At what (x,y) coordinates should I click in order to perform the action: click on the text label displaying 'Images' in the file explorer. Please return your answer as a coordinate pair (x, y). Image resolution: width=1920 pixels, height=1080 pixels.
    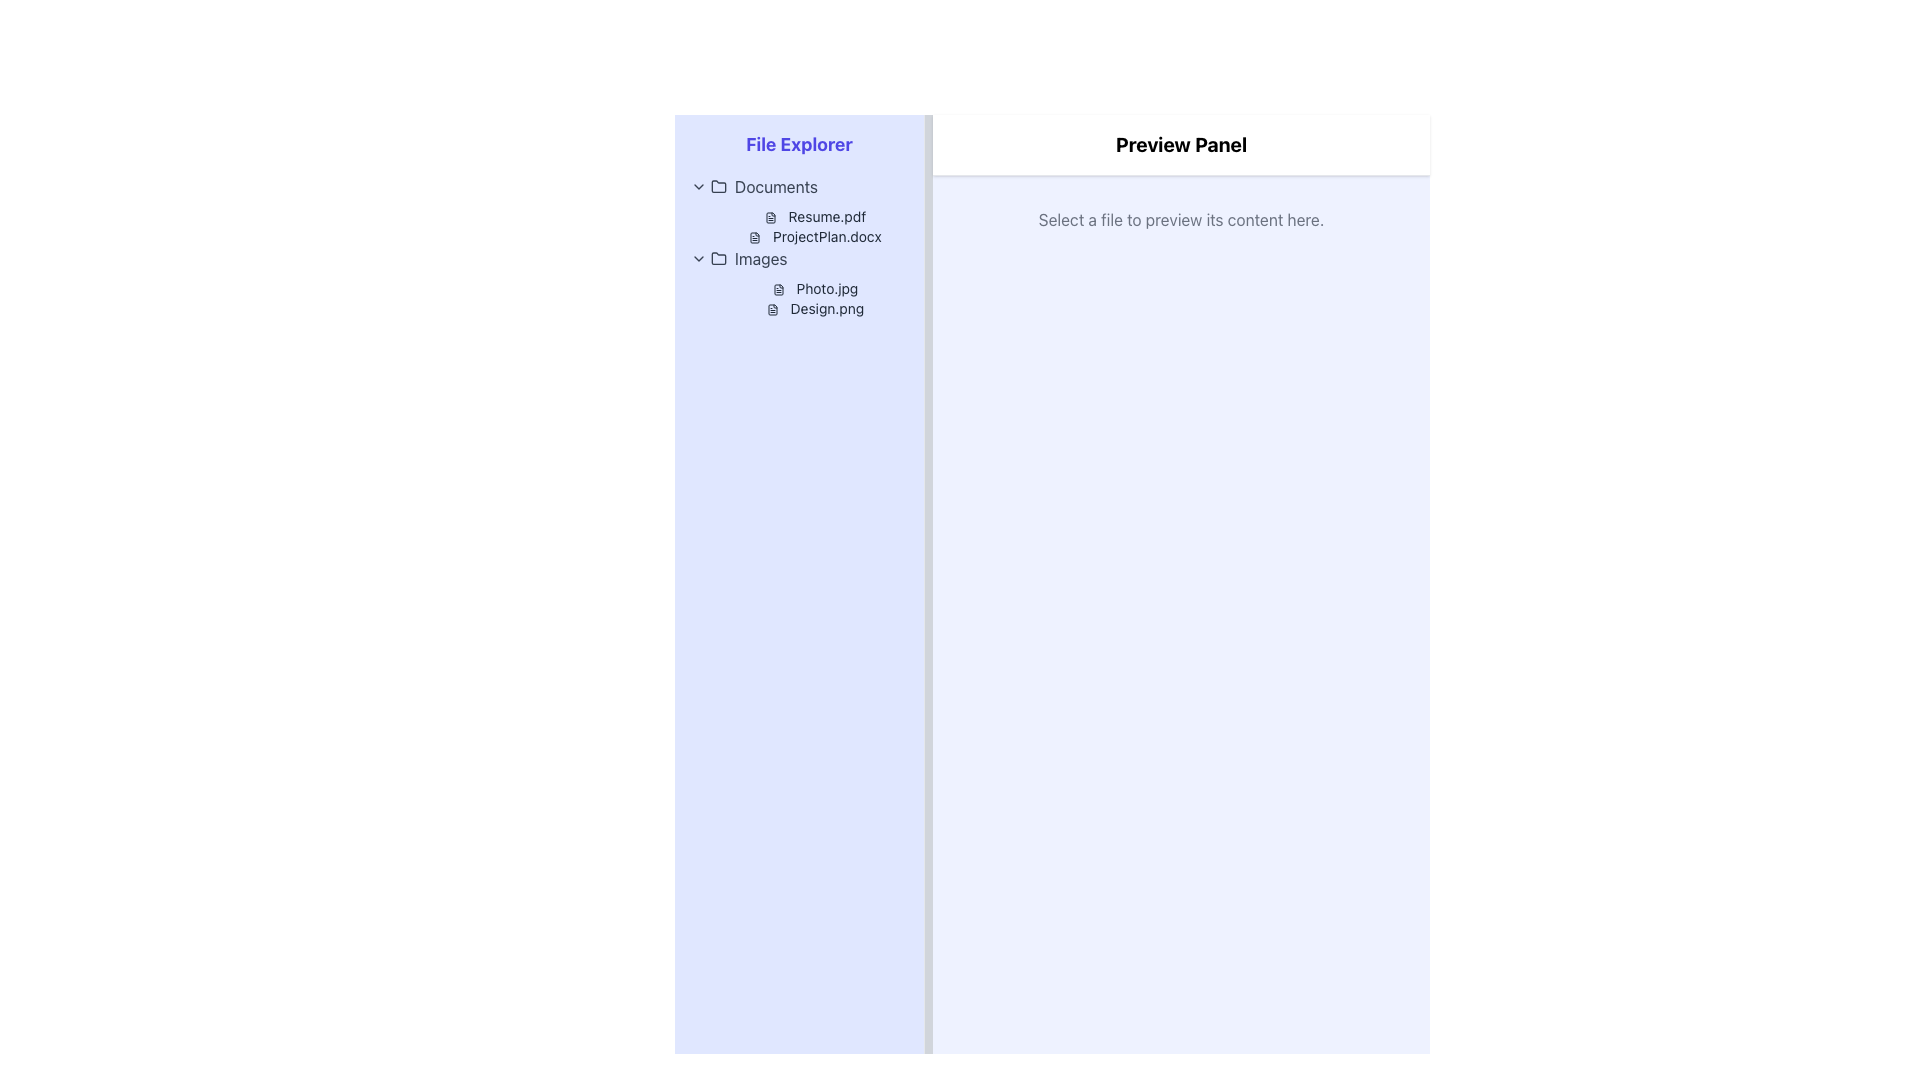
    Looking at the image, I should click on (760, 257).